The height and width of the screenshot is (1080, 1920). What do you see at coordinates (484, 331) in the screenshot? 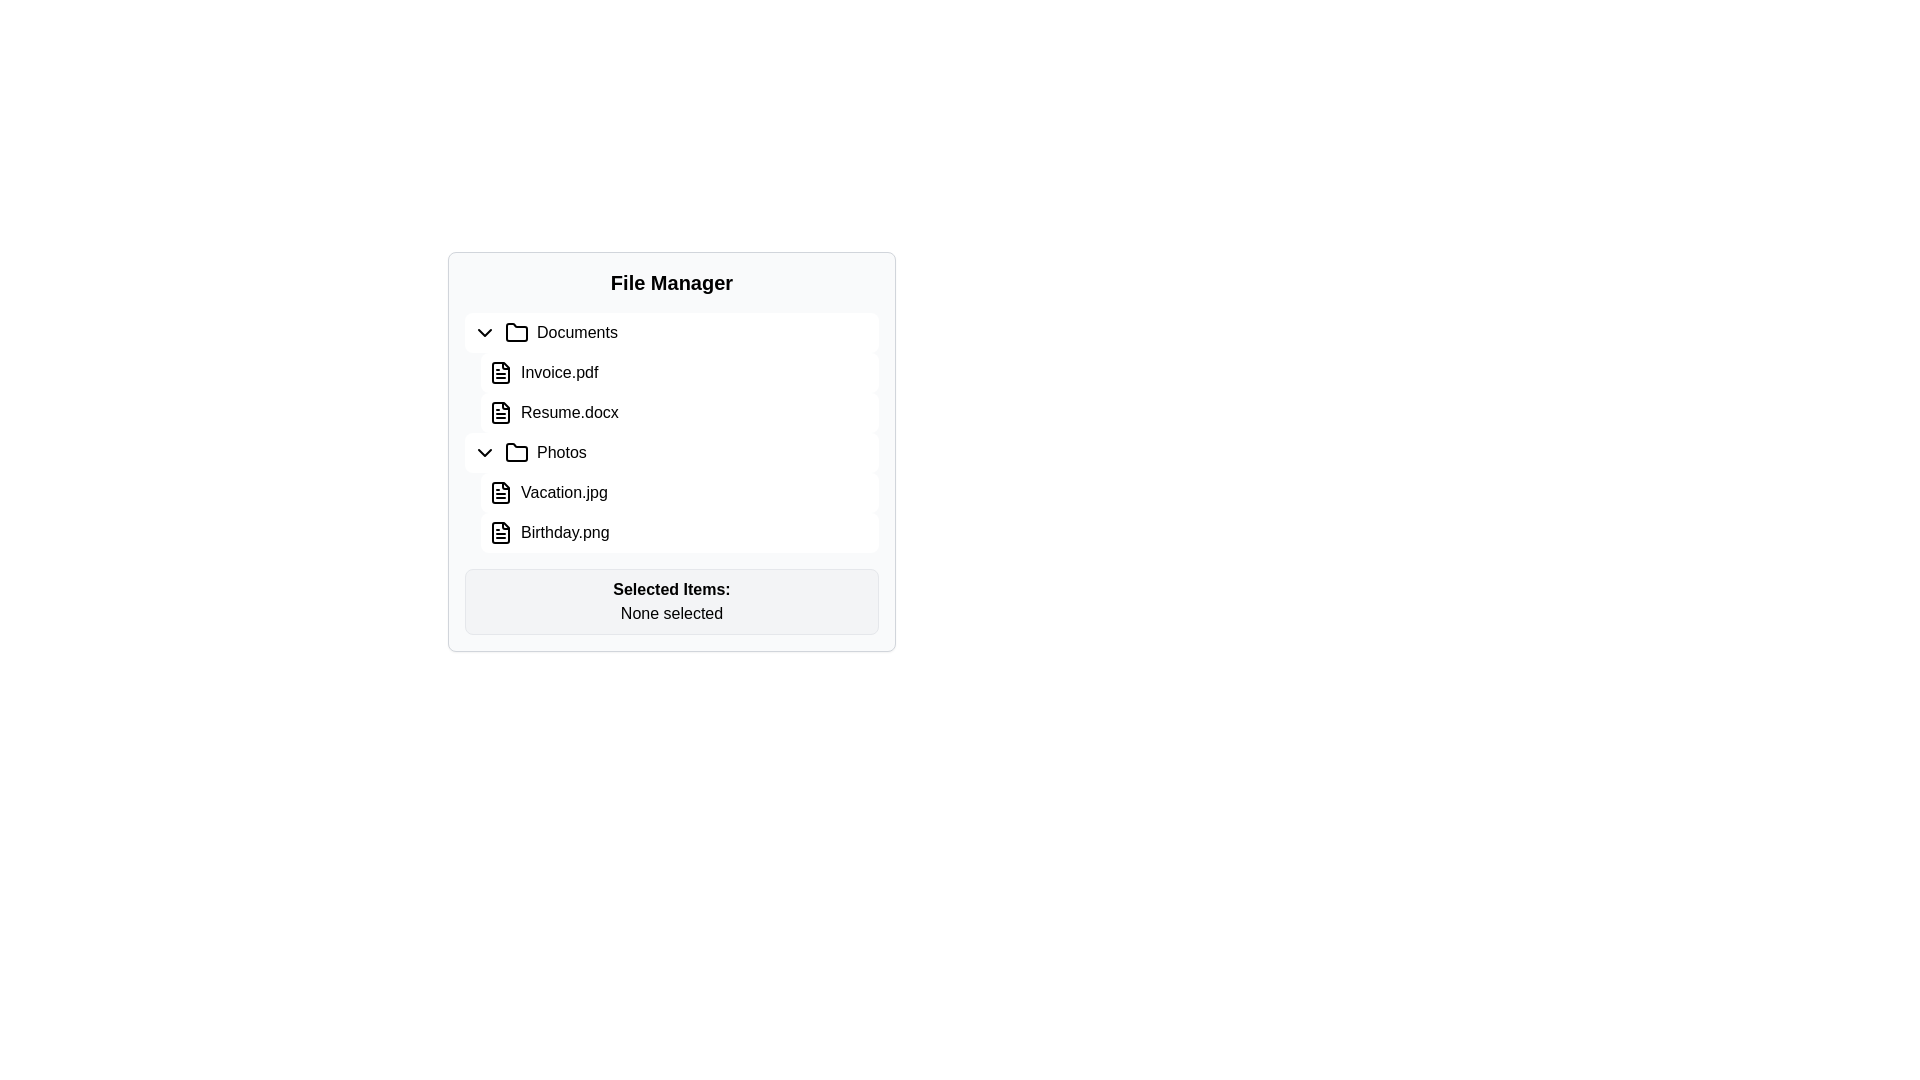
I see `the downward-facing chevron icon located to the left of the 'Documents' label` at bounding box center [484, 331].